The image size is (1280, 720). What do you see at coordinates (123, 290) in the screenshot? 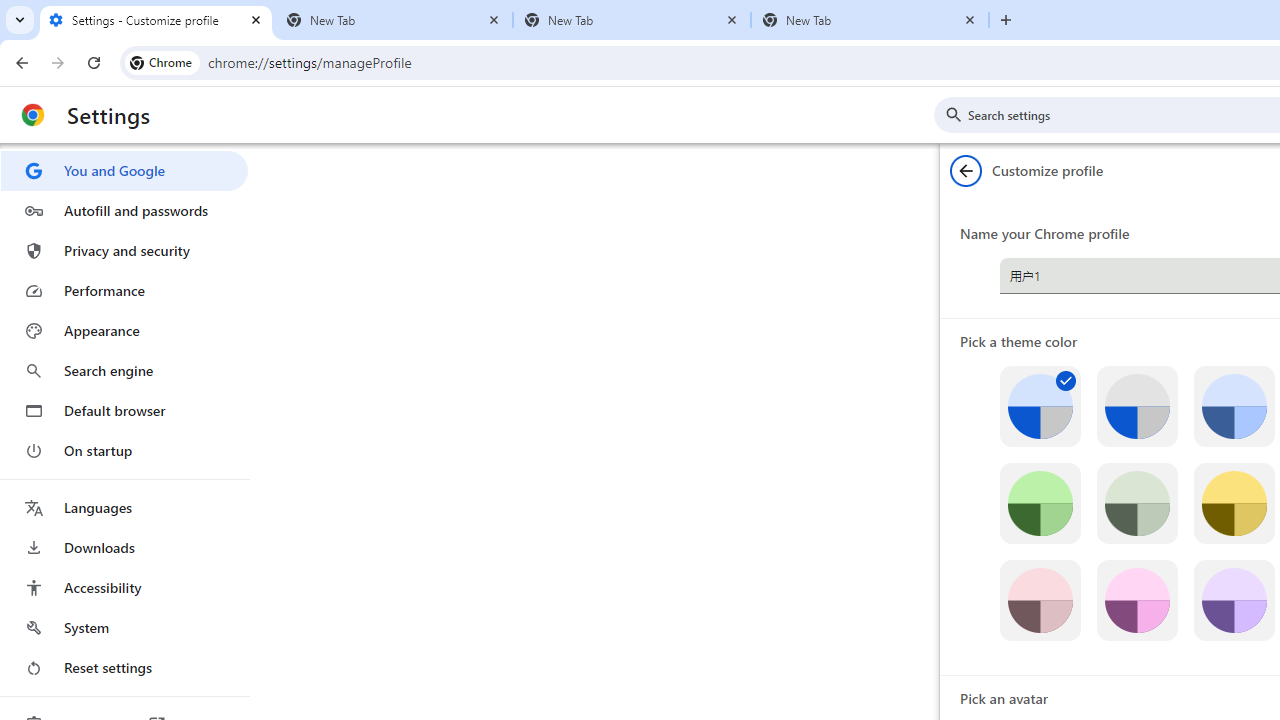
I see `'Performance'` at bounding box center [123, 290].